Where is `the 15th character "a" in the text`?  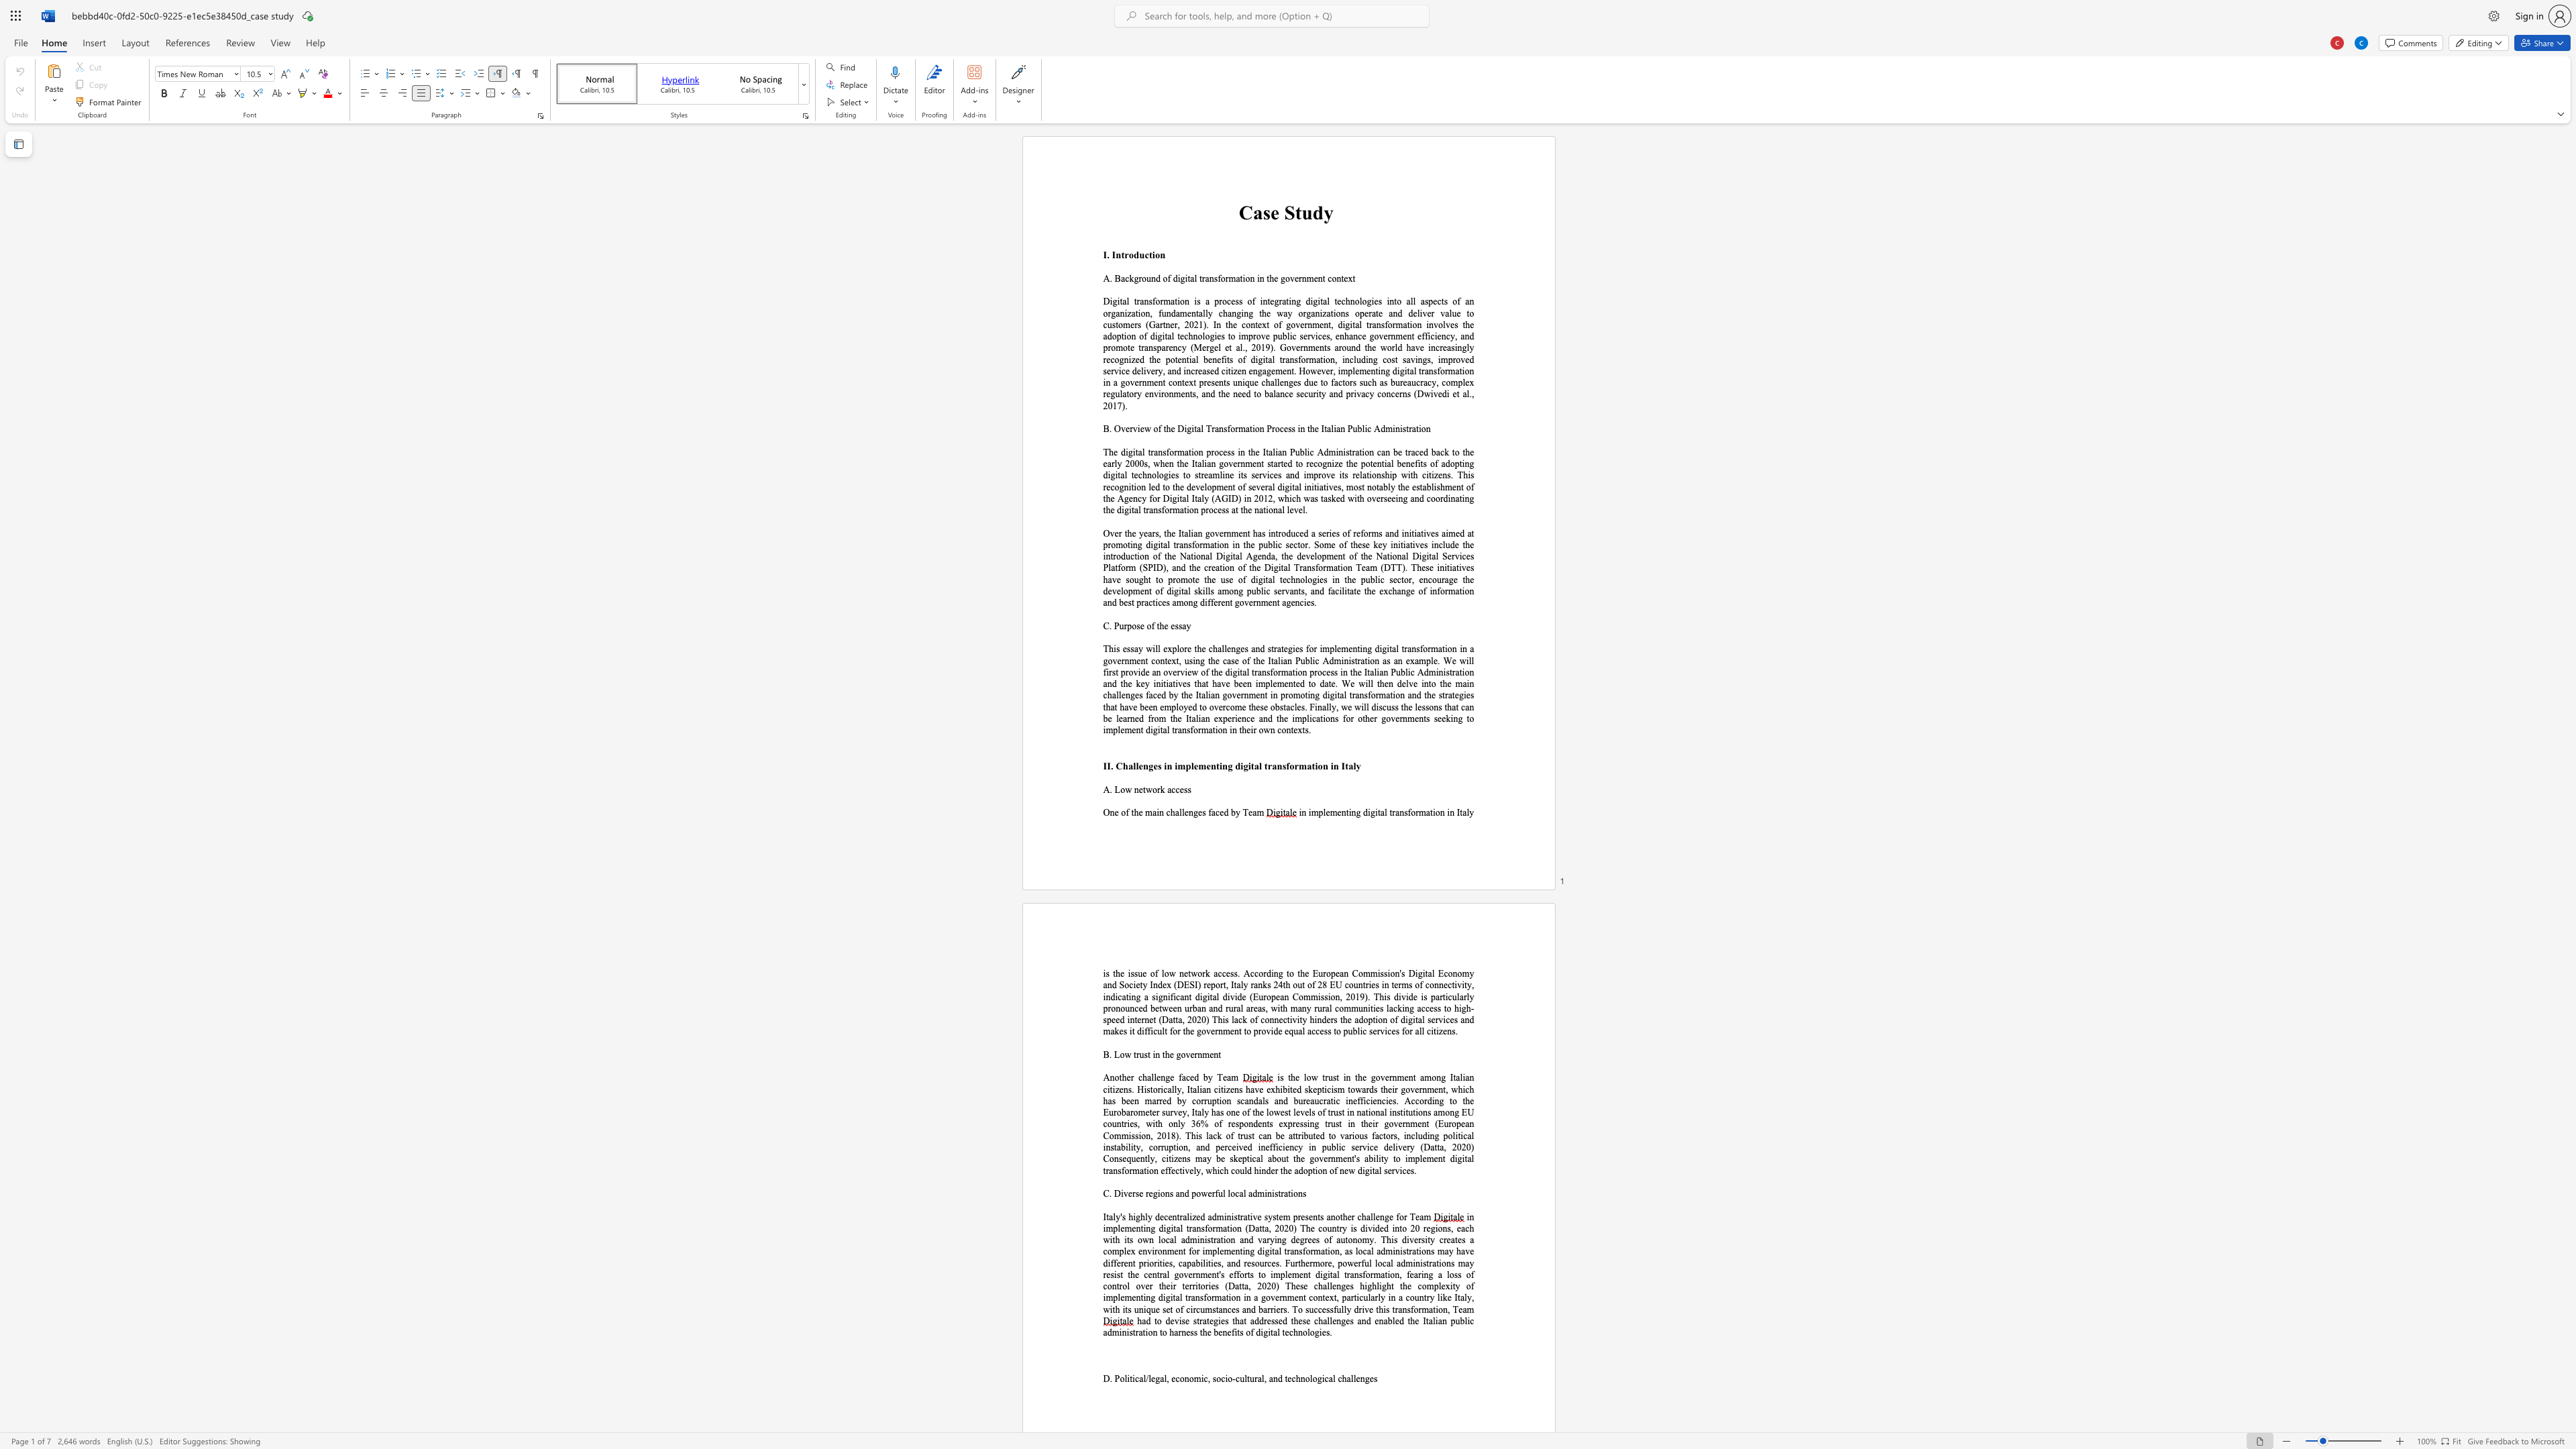
the 15th character "a" in the text is located at coordinates (1284, 313).